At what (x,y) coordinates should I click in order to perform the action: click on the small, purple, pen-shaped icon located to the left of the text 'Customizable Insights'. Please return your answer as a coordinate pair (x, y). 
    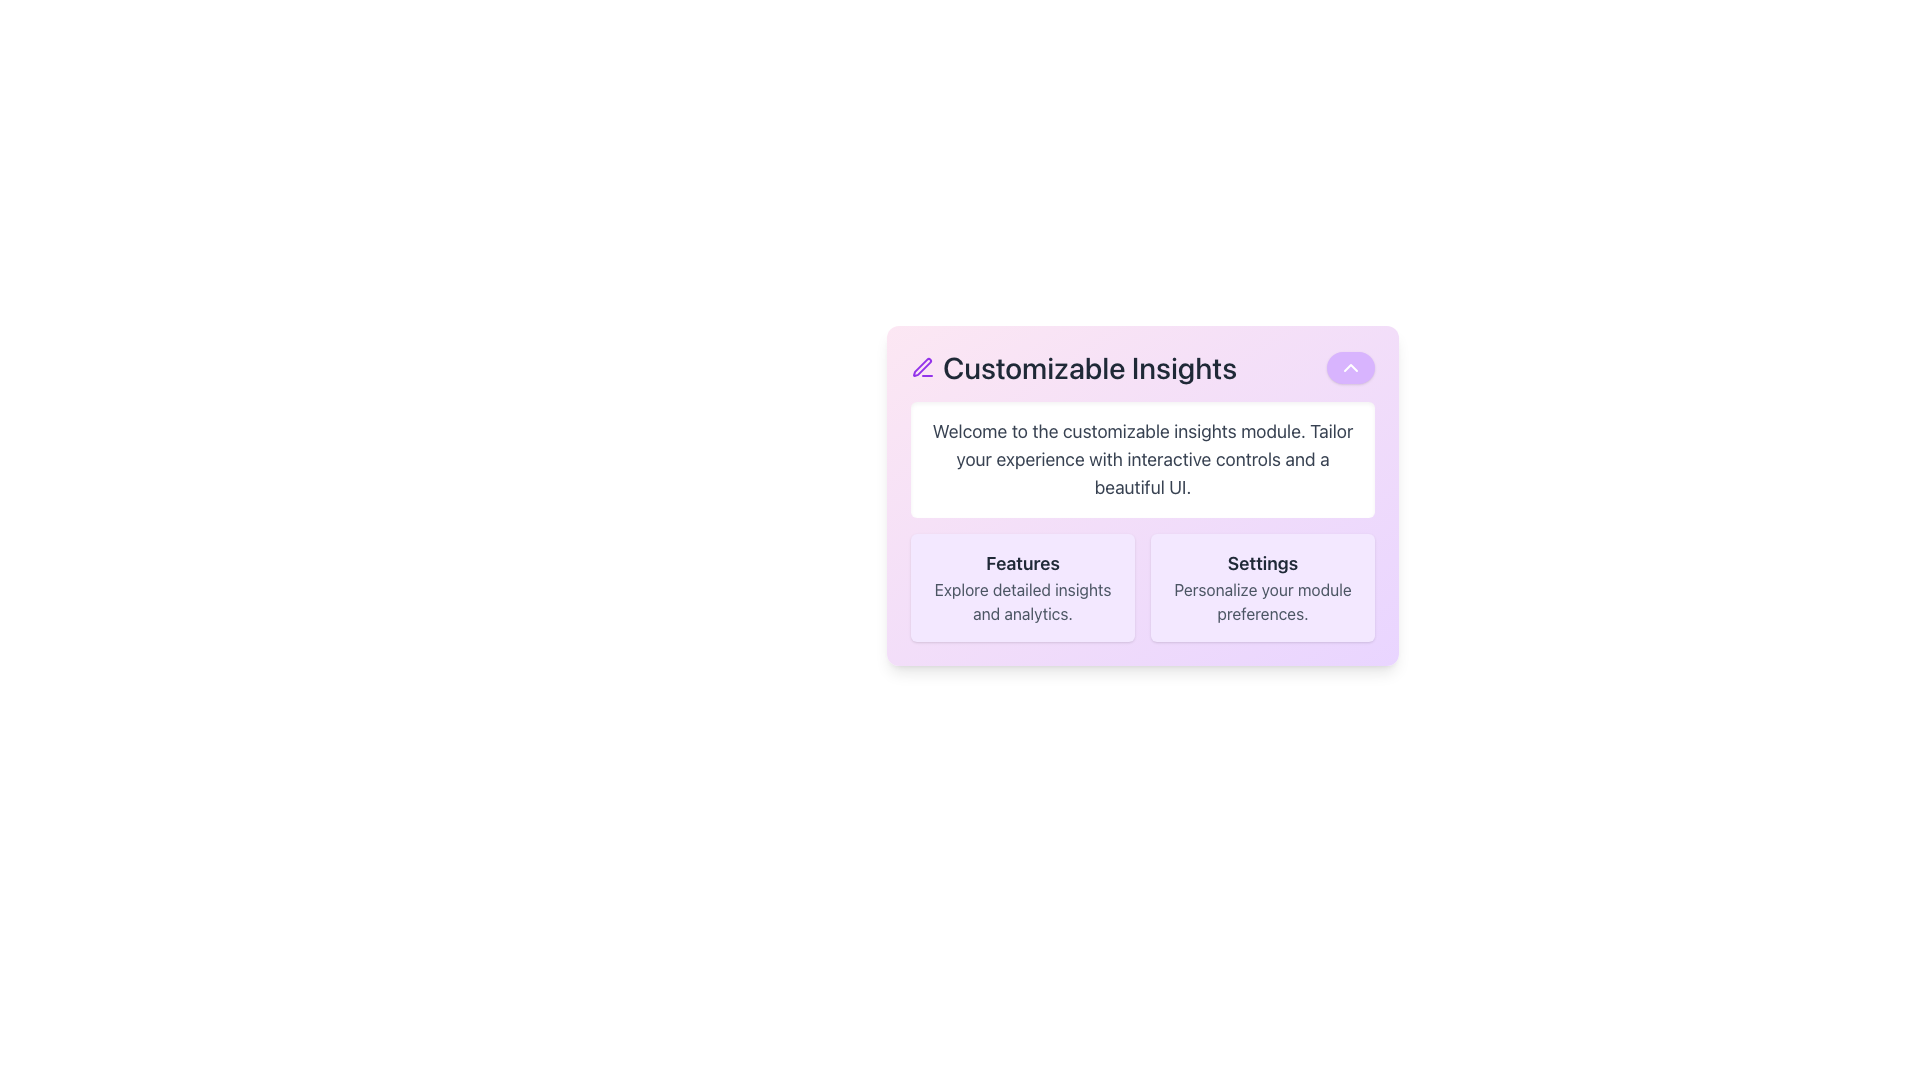
    Looking at the image, I should click on (921, 367).